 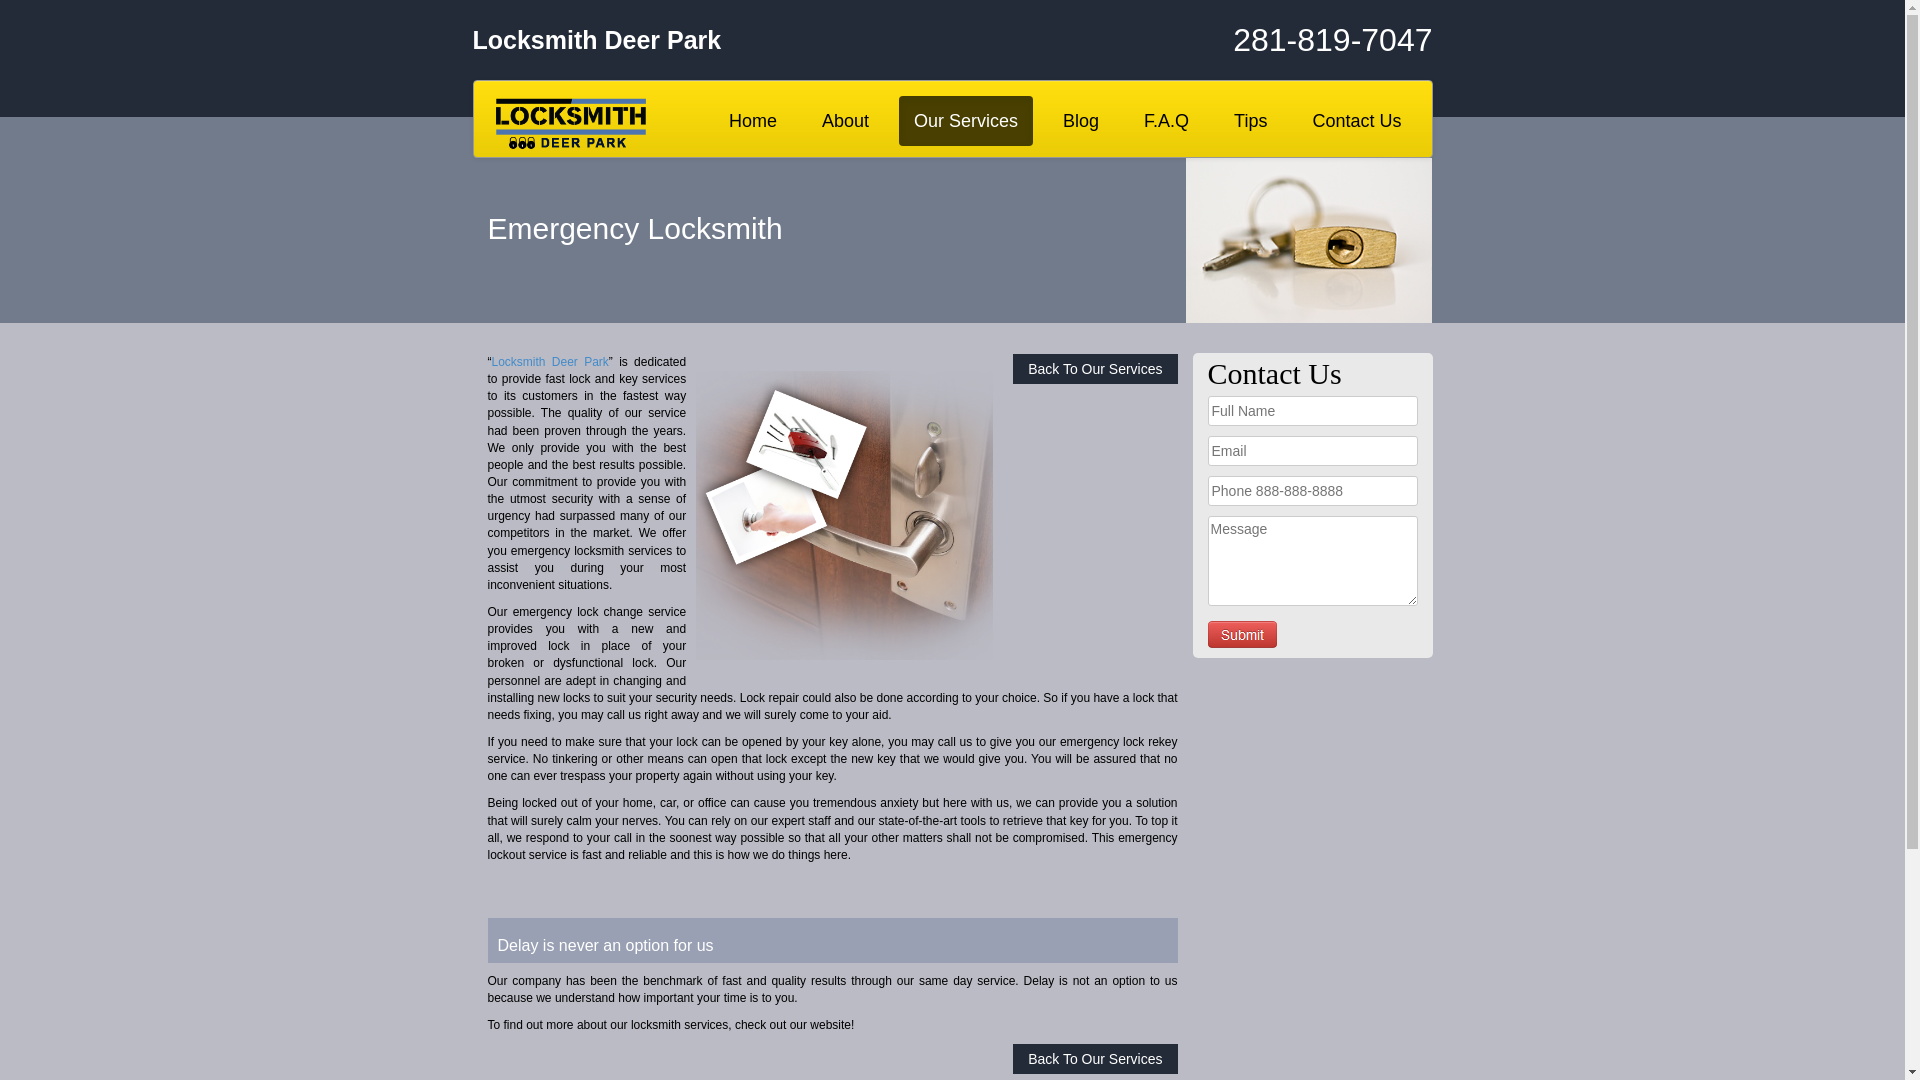 I want to click on 'Back To Our Services', so click(x=1093, y=1058).